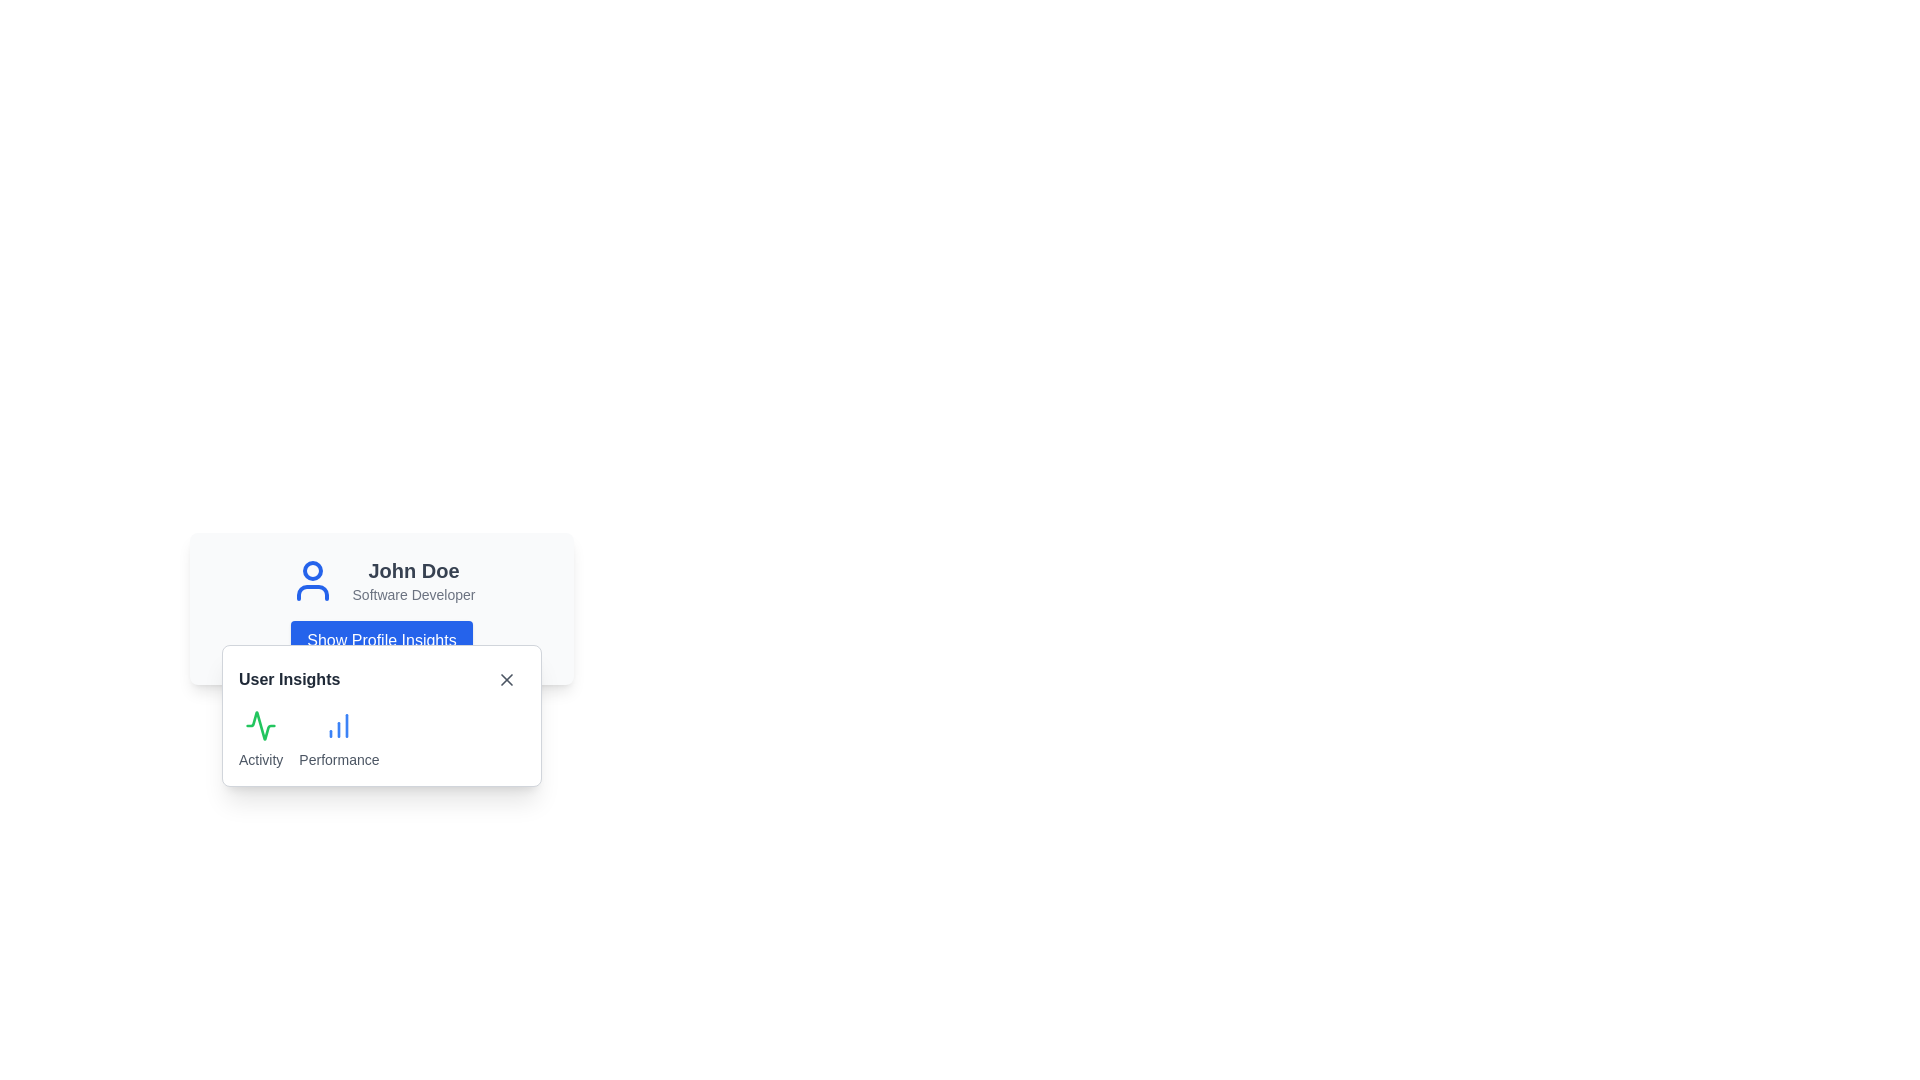  What do you see at coordinates (311, 581) in the screenshot?
I see `the user profile icon, which is a blue circular shape with a head and shoulders, located to the left of the text 'John Doe' and 'Software Developer'` at bounding box center [311, 581].